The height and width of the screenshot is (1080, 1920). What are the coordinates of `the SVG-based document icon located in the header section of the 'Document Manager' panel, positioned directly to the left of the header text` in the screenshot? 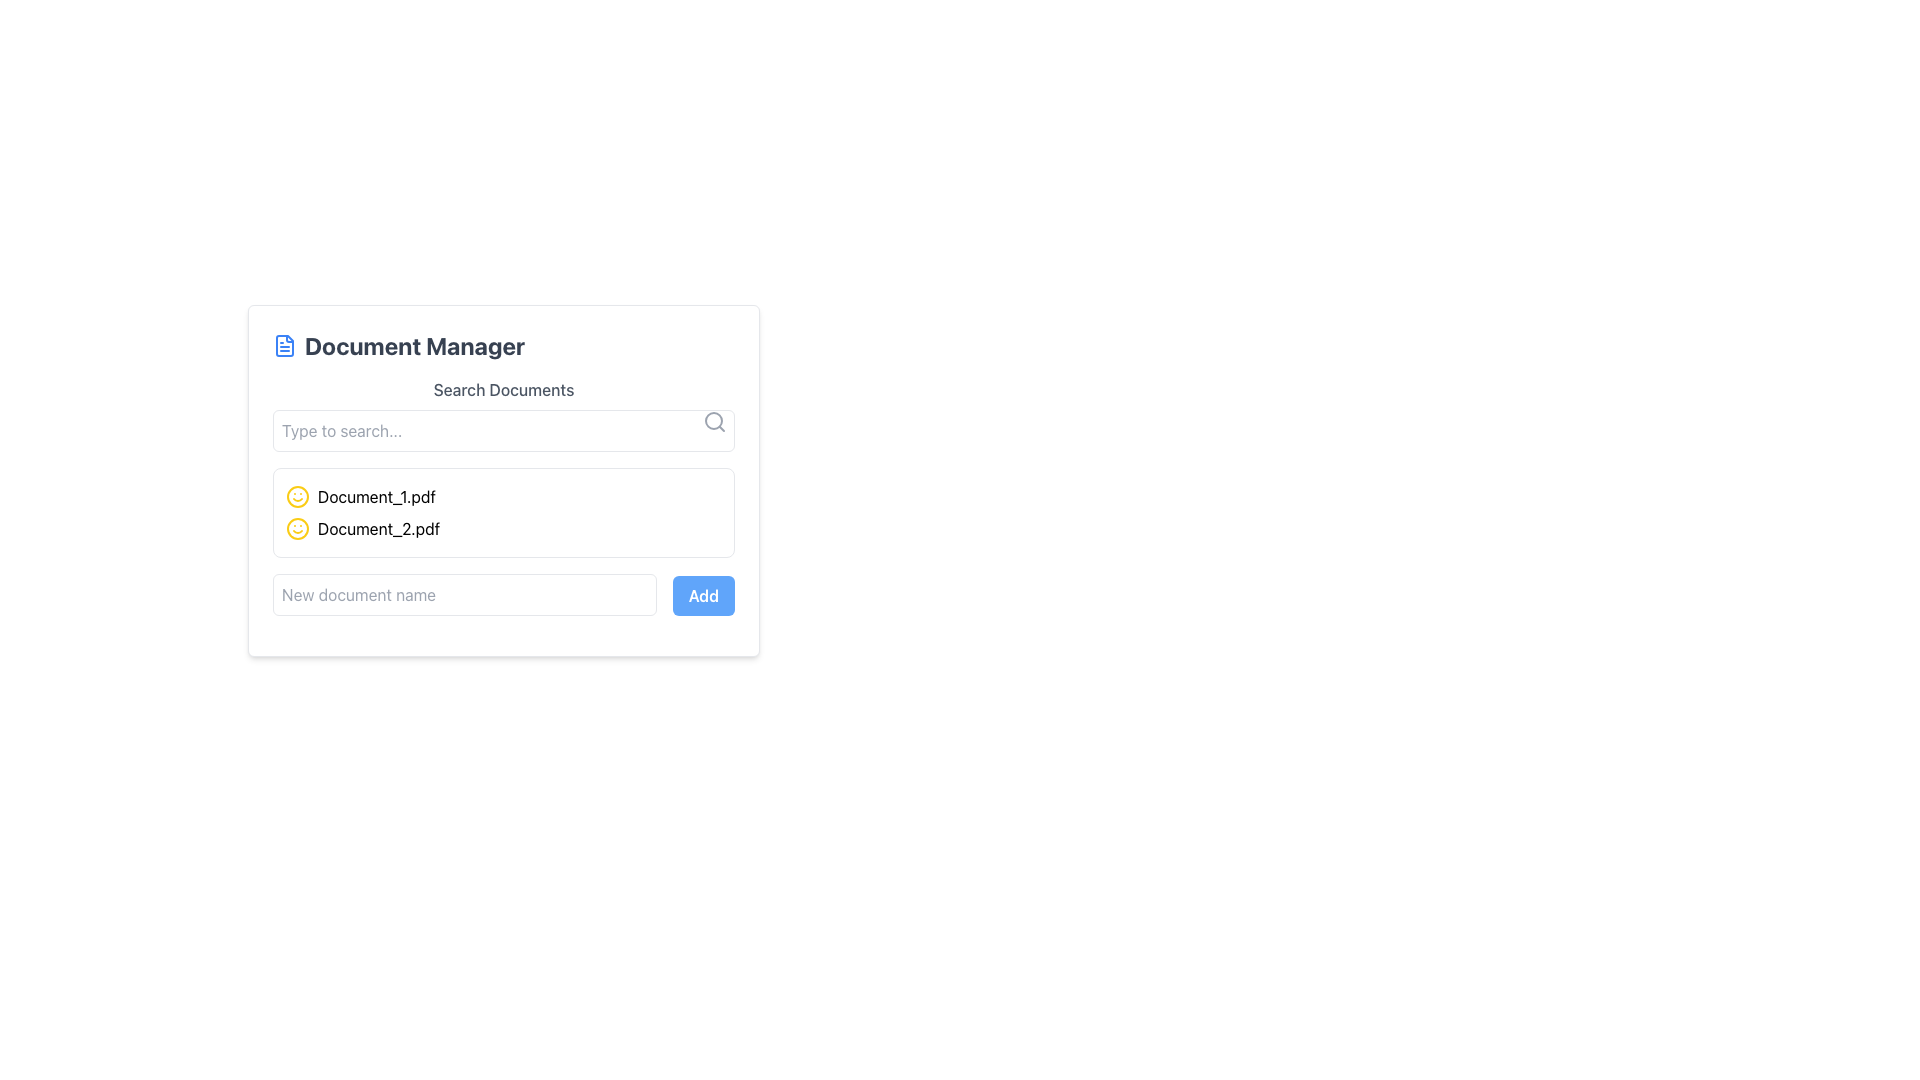 It's located at (283, 345).